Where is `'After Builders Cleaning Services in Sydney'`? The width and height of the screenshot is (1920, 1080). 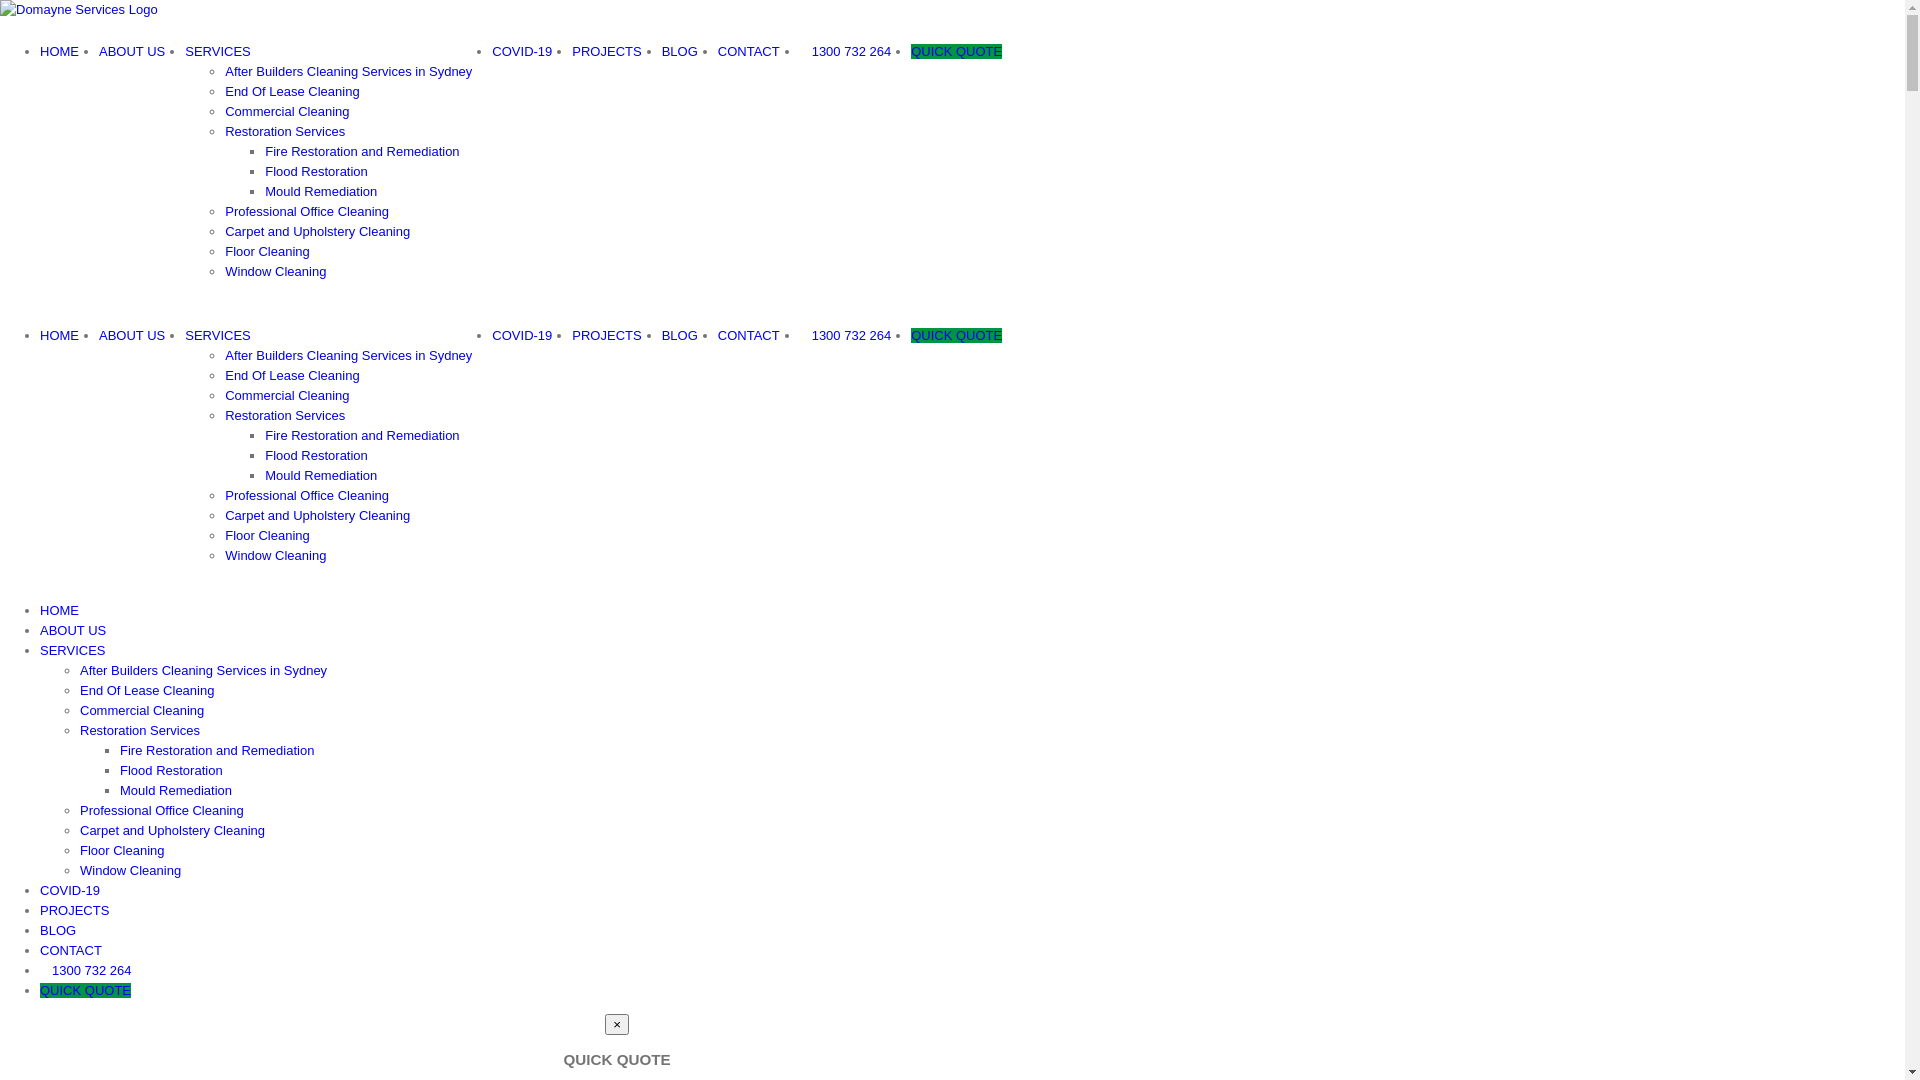 'After Builders Cleaning Services in Sydney' is located at coordinates (225, 354).